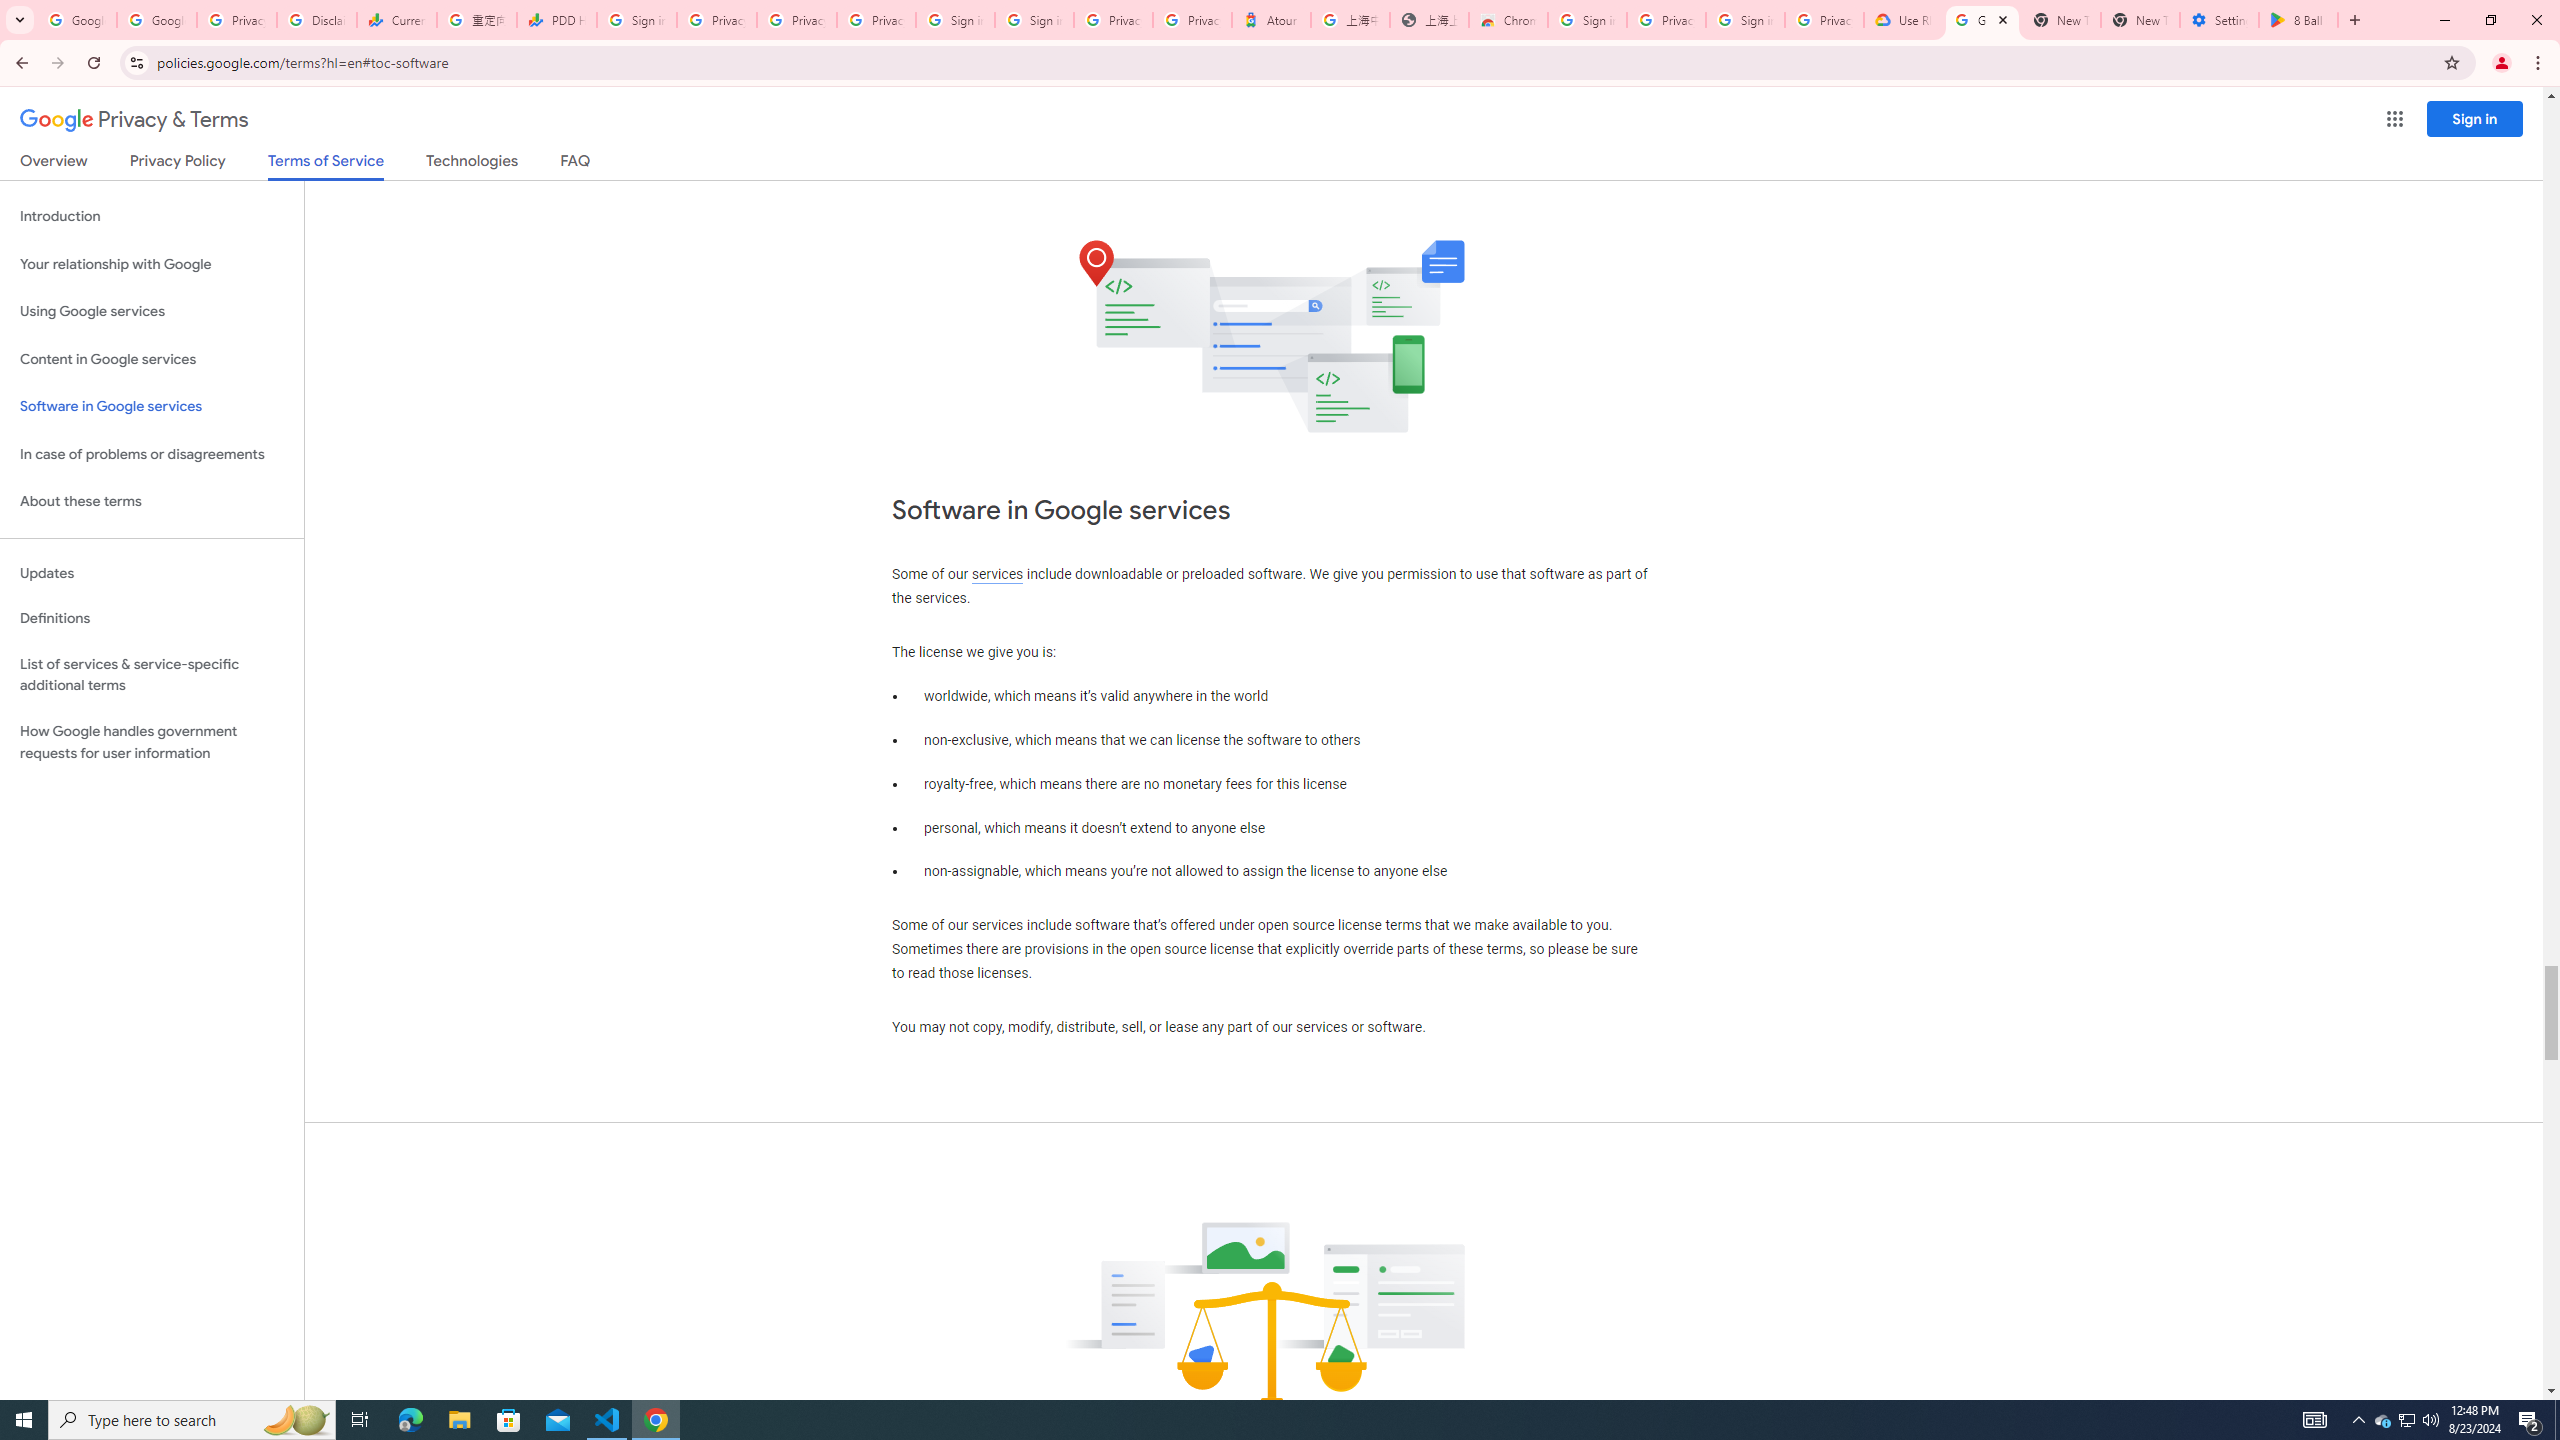 This screenshot has width=2560, height=1440. Describe the element at coordinates (151, 310) in the screenshot. I see `'Using Google services'` at that location.